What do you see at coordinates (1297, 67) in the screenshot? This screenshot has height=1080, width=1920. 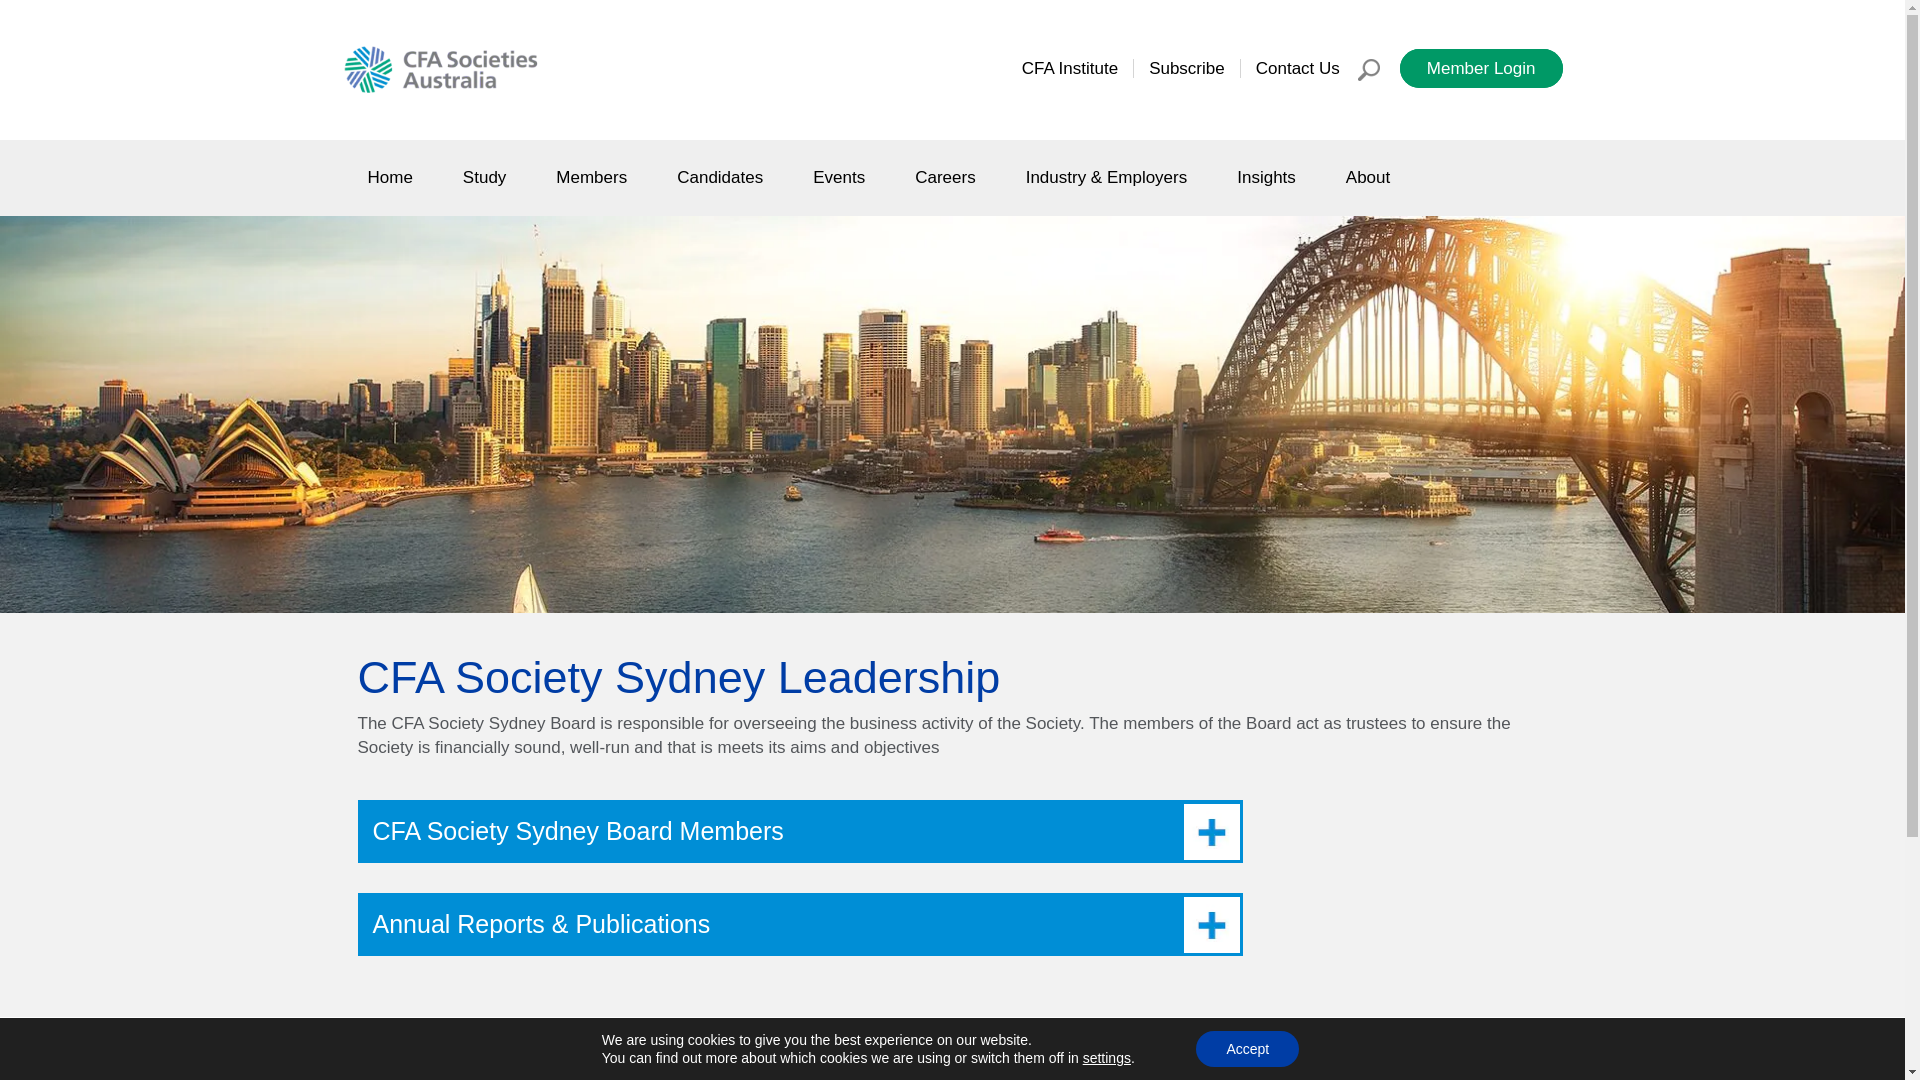 I see `'Contact Us'` at bounding box center [1297, 67].